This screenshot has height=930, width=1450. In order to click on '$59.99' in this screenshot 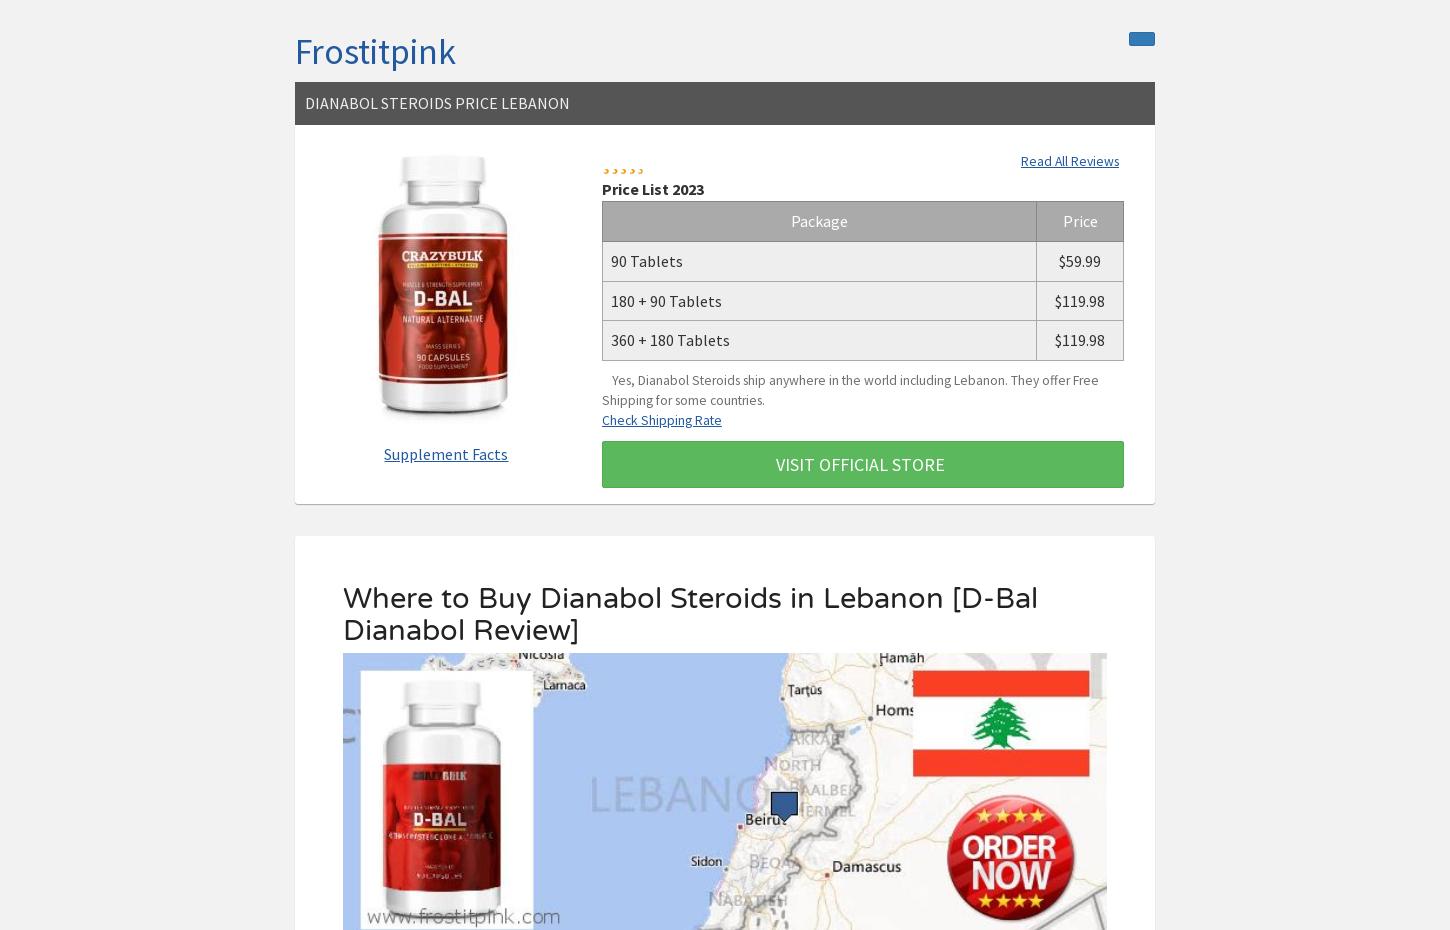, I will do `click(1058, 260)`.